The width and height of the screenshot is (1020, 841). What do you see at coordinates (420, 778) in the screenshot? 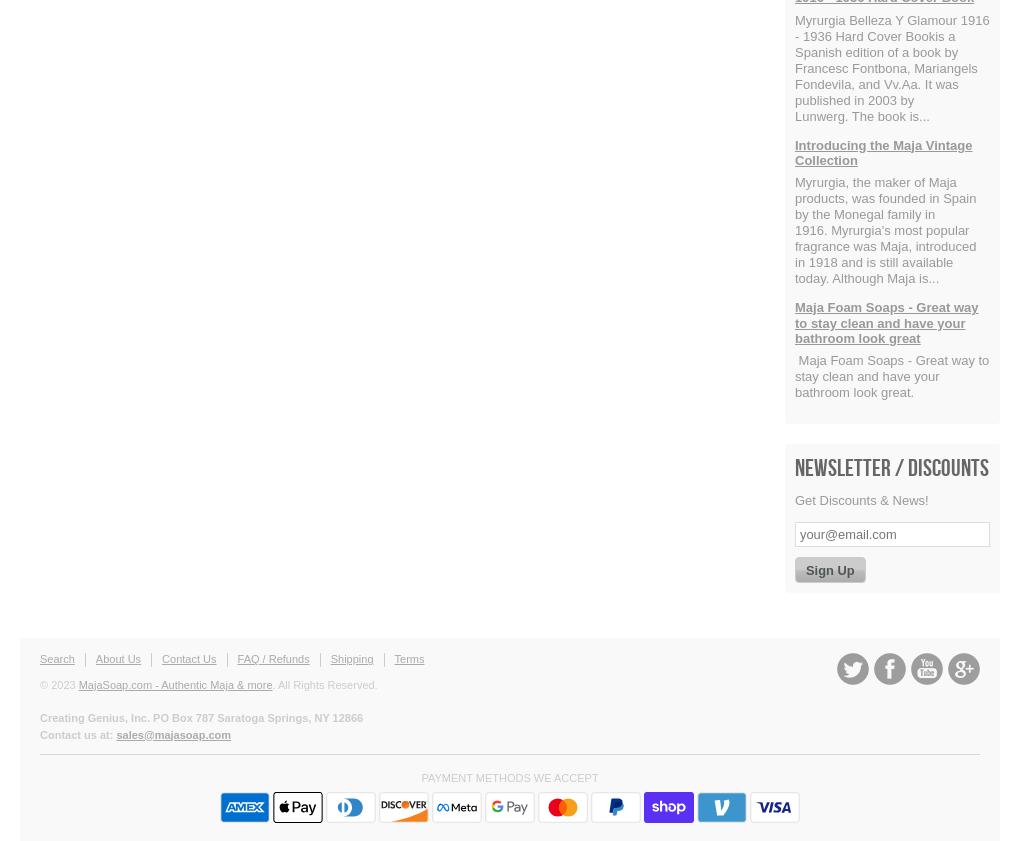
I see `'Payment methods we accept'` at bounding box center [420, 778].